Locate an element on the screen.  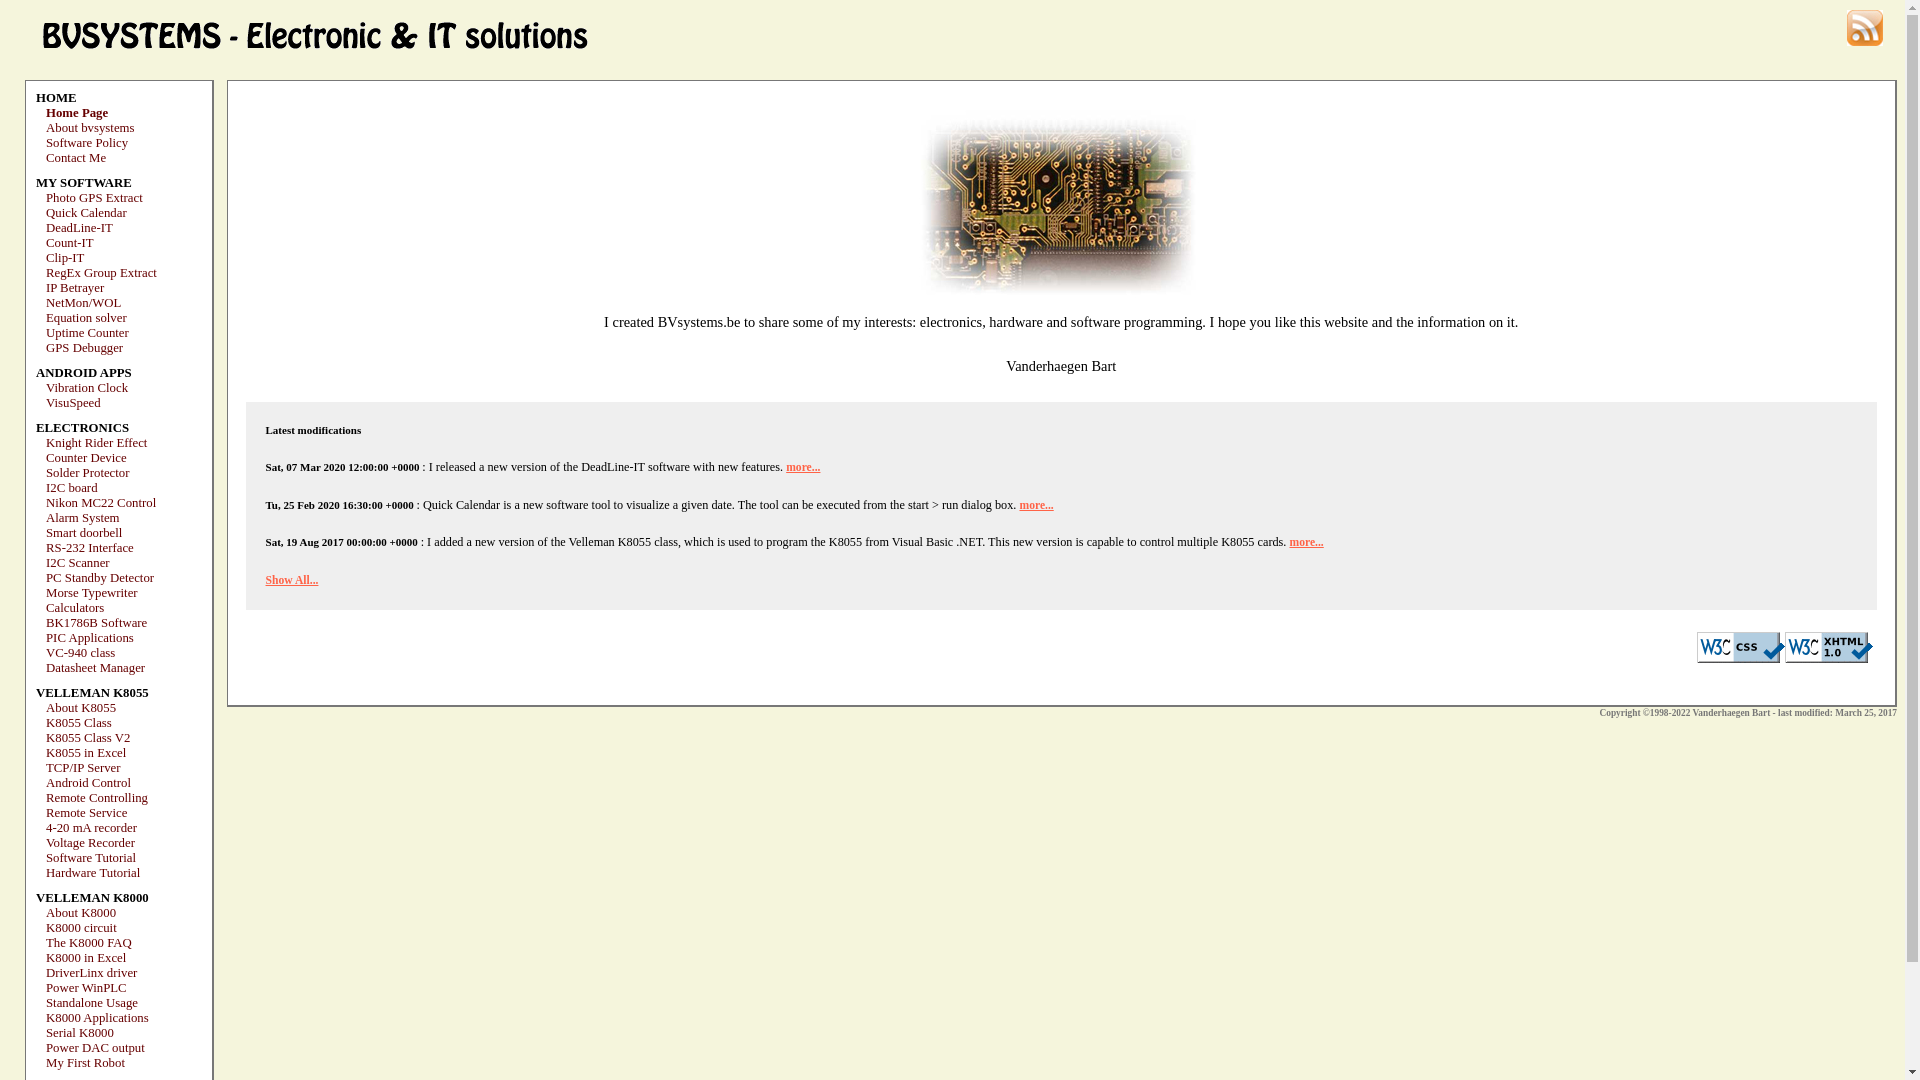
'VC-940 class' is located at coordinates (80, 652).